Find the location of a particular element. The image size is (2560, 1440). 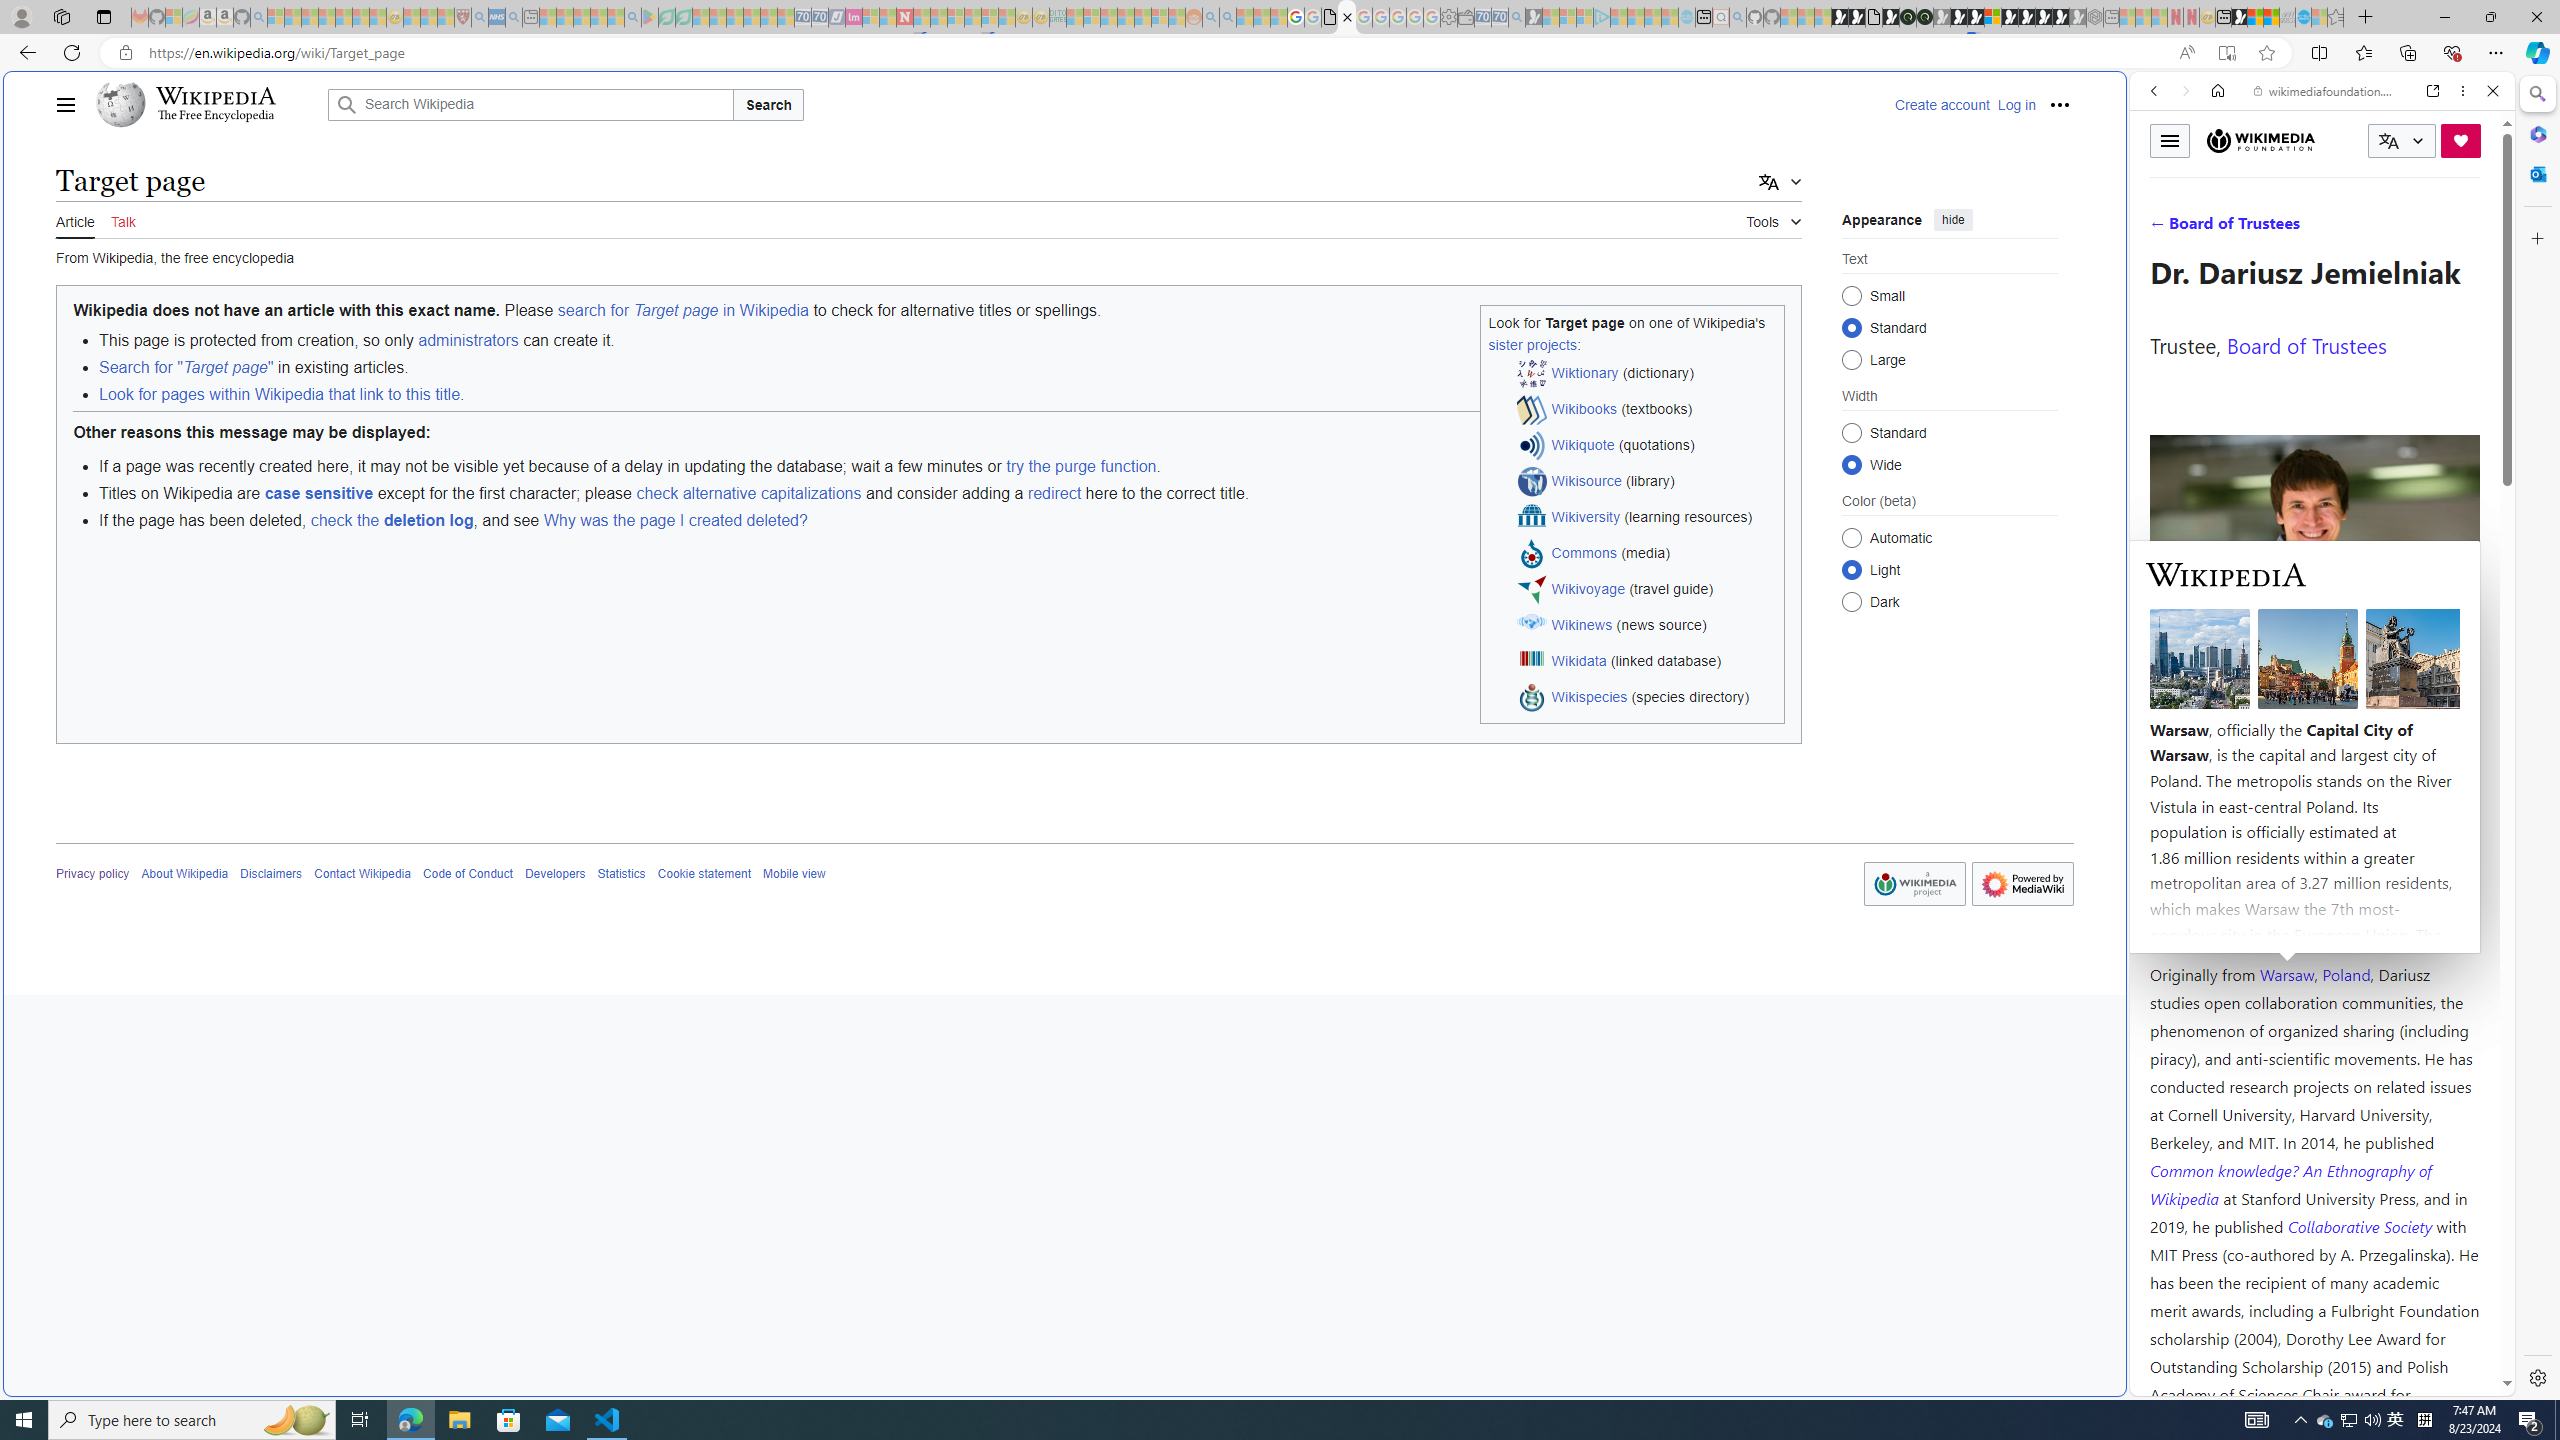

'Search the web' is located at coordinates (2331, 137).